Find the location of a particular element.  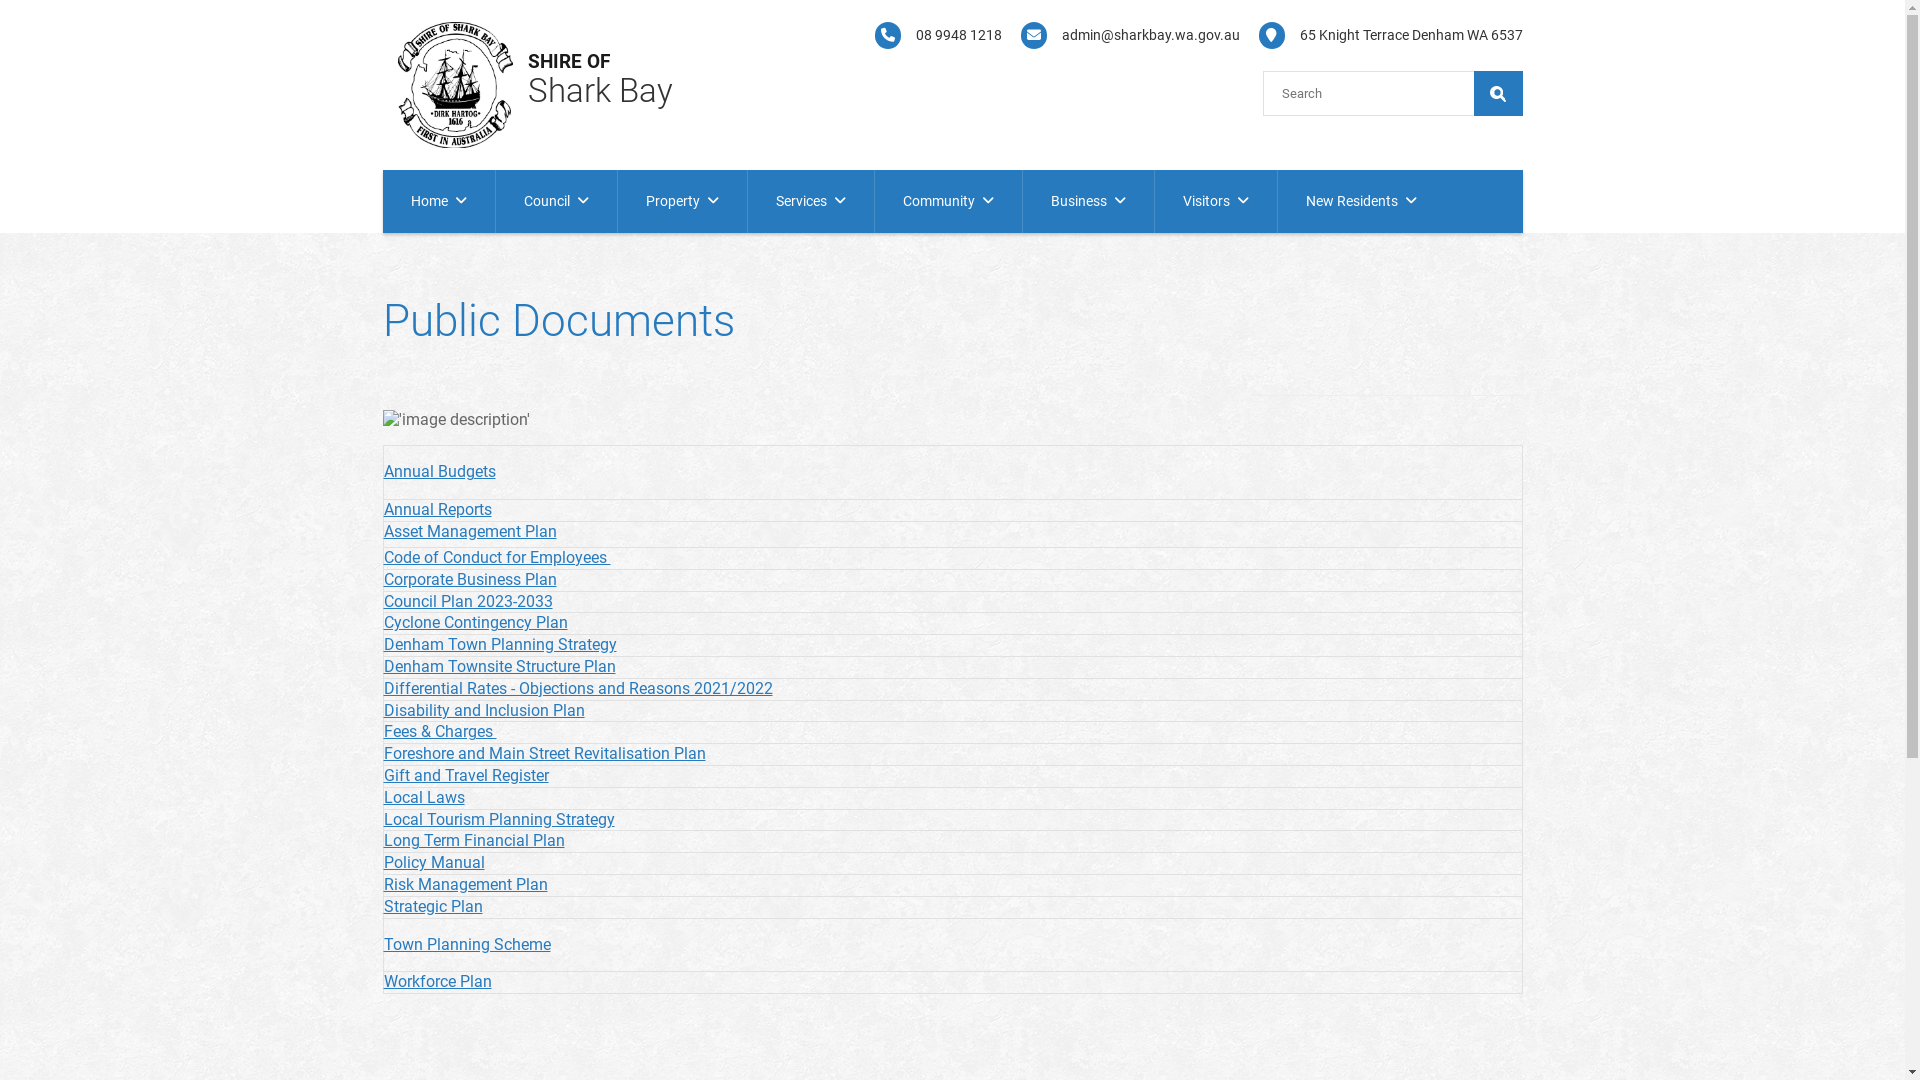

'Town Planning Scheme' is located at coordinates (466, 944).